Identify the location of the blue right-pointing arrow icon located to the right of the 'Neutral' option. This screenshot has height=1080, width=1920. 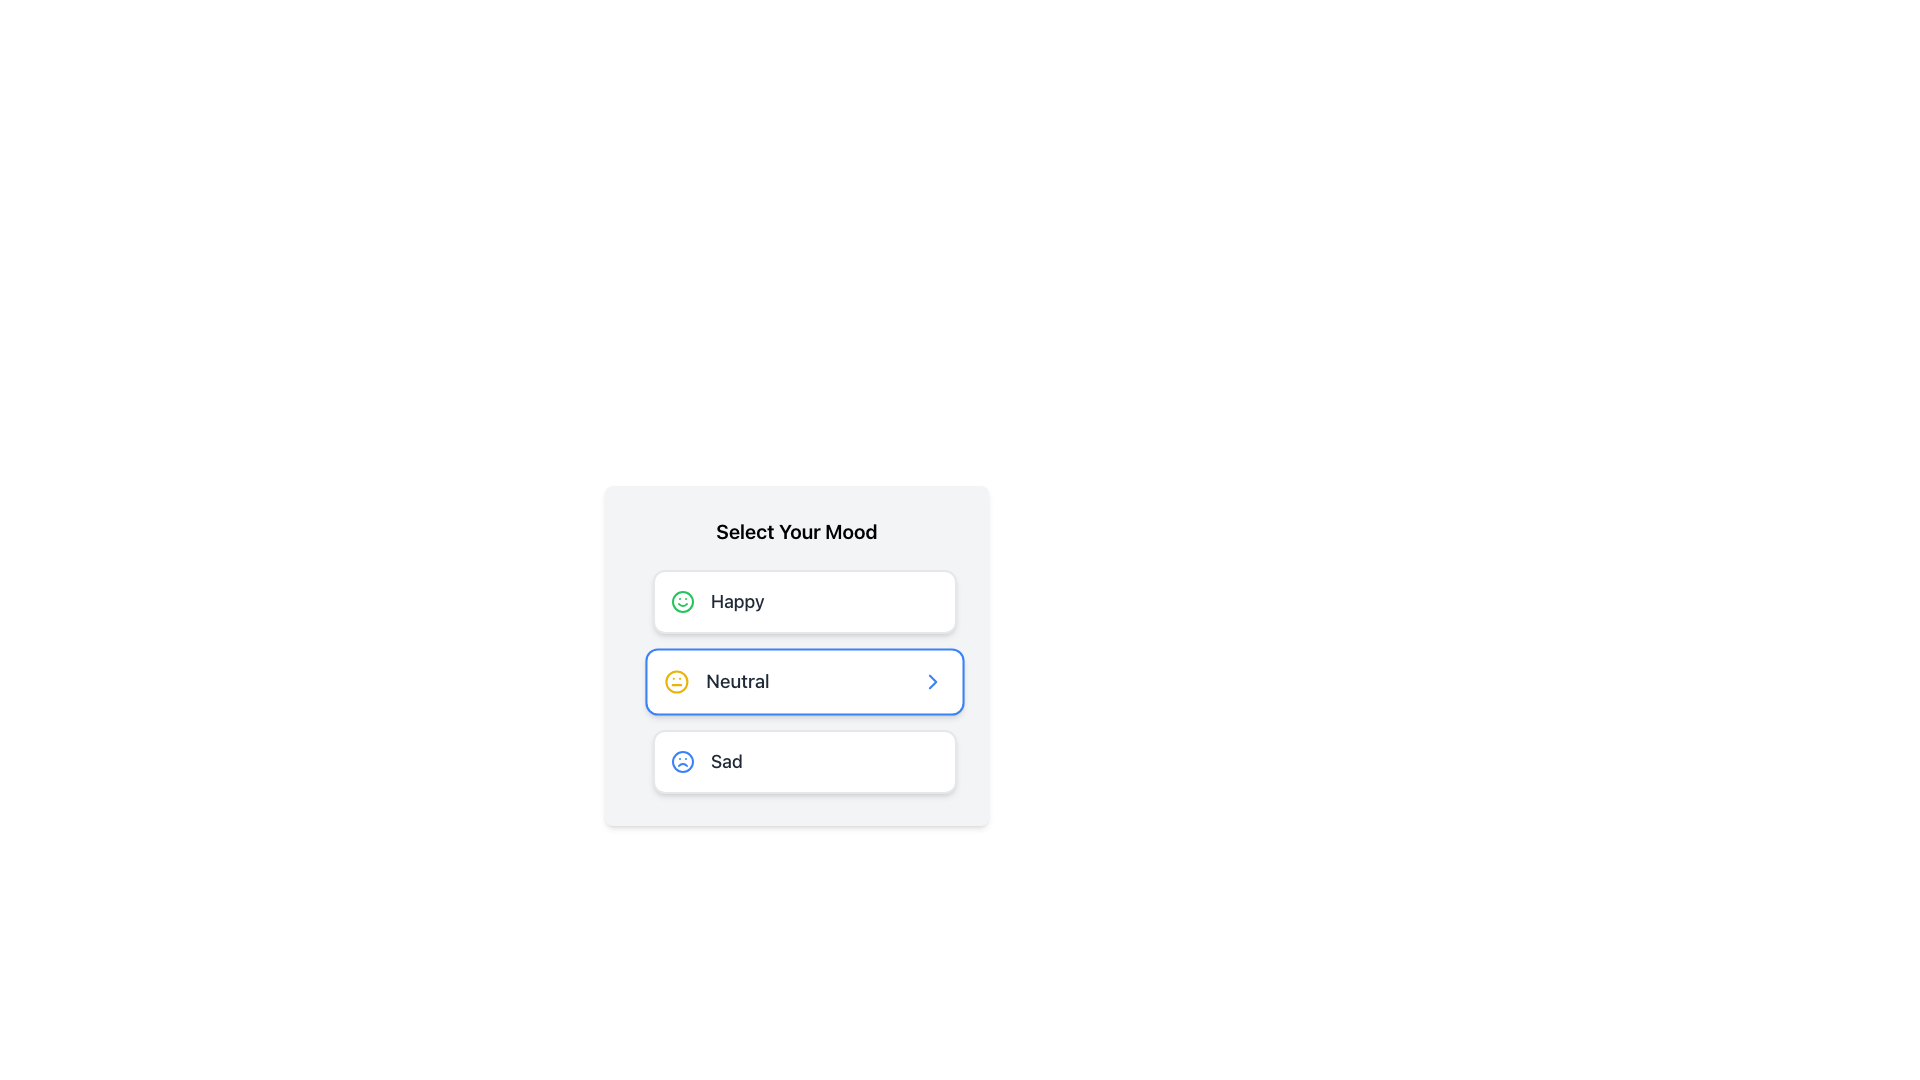
(931, 681).